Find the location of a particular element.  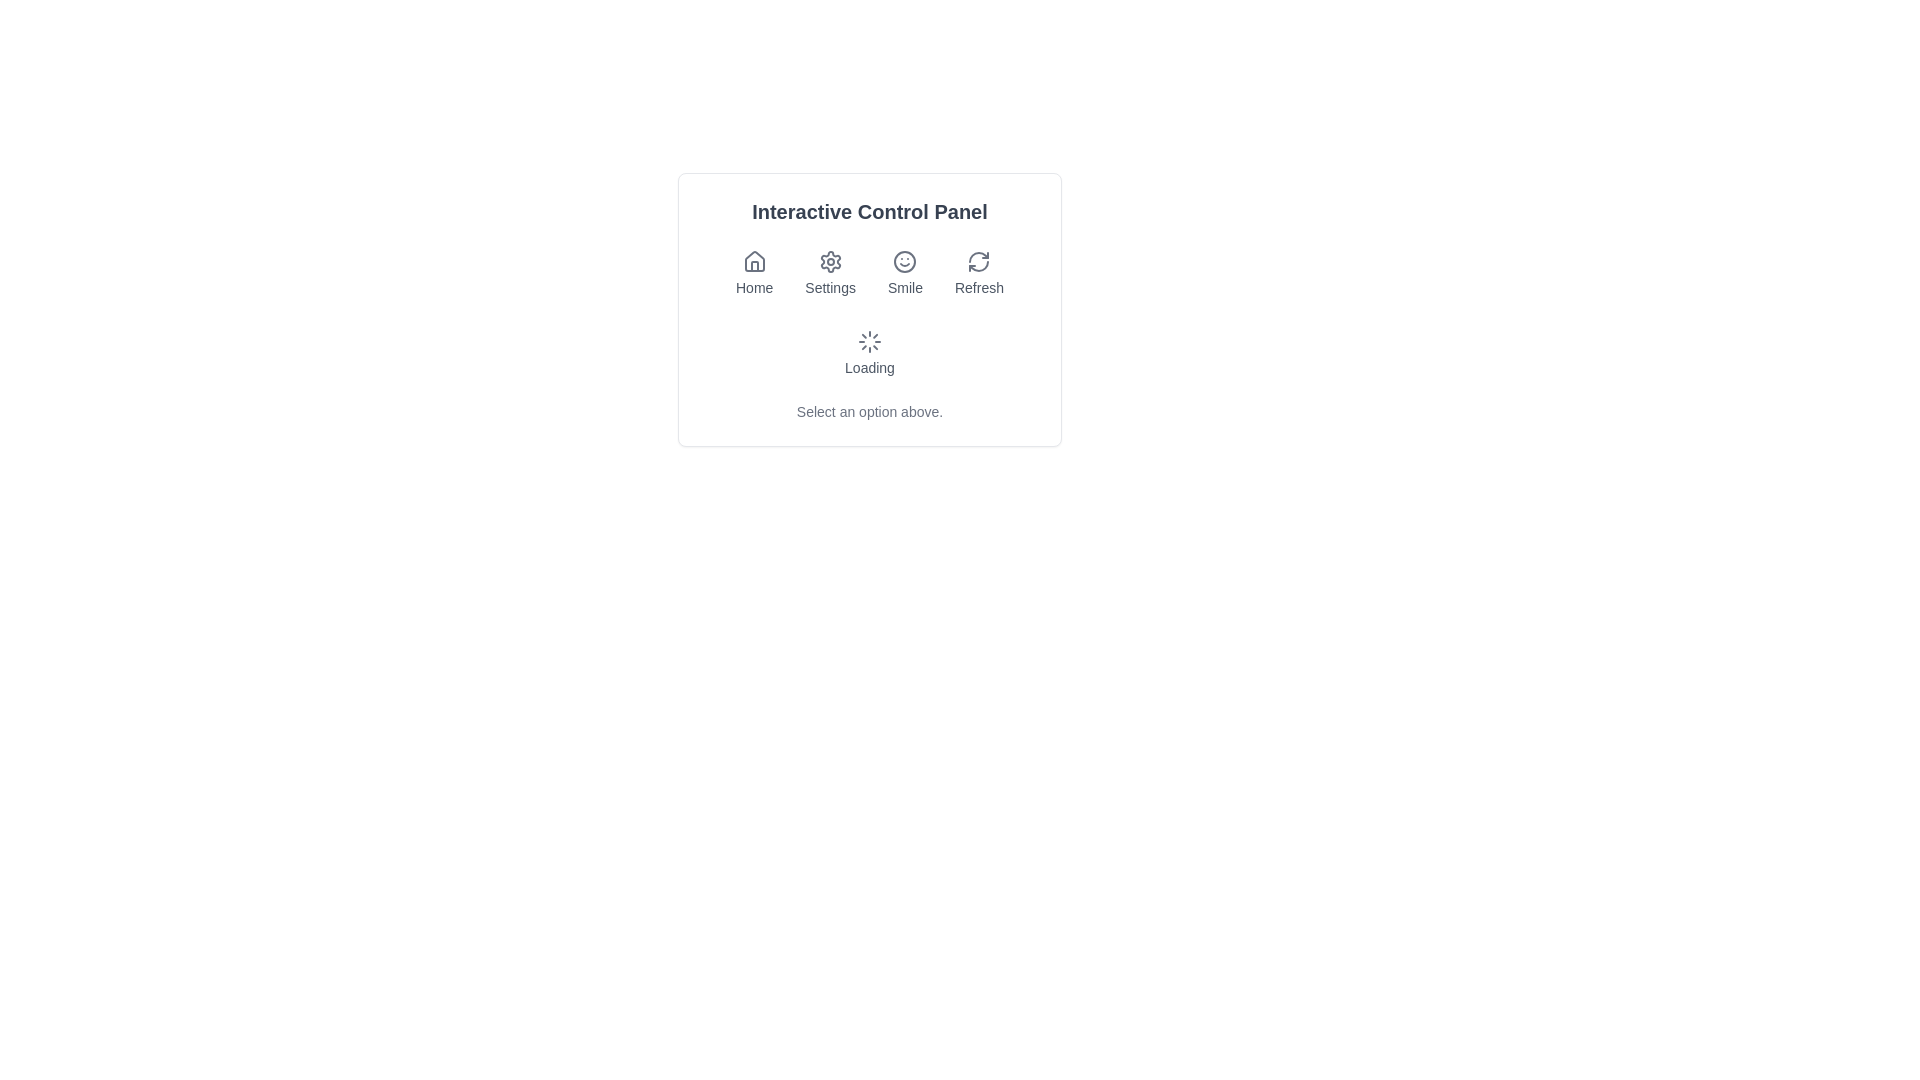

the 'Home' navigation button located under the 'Interactive Control Panel' title is located at coordinates (753, 273).